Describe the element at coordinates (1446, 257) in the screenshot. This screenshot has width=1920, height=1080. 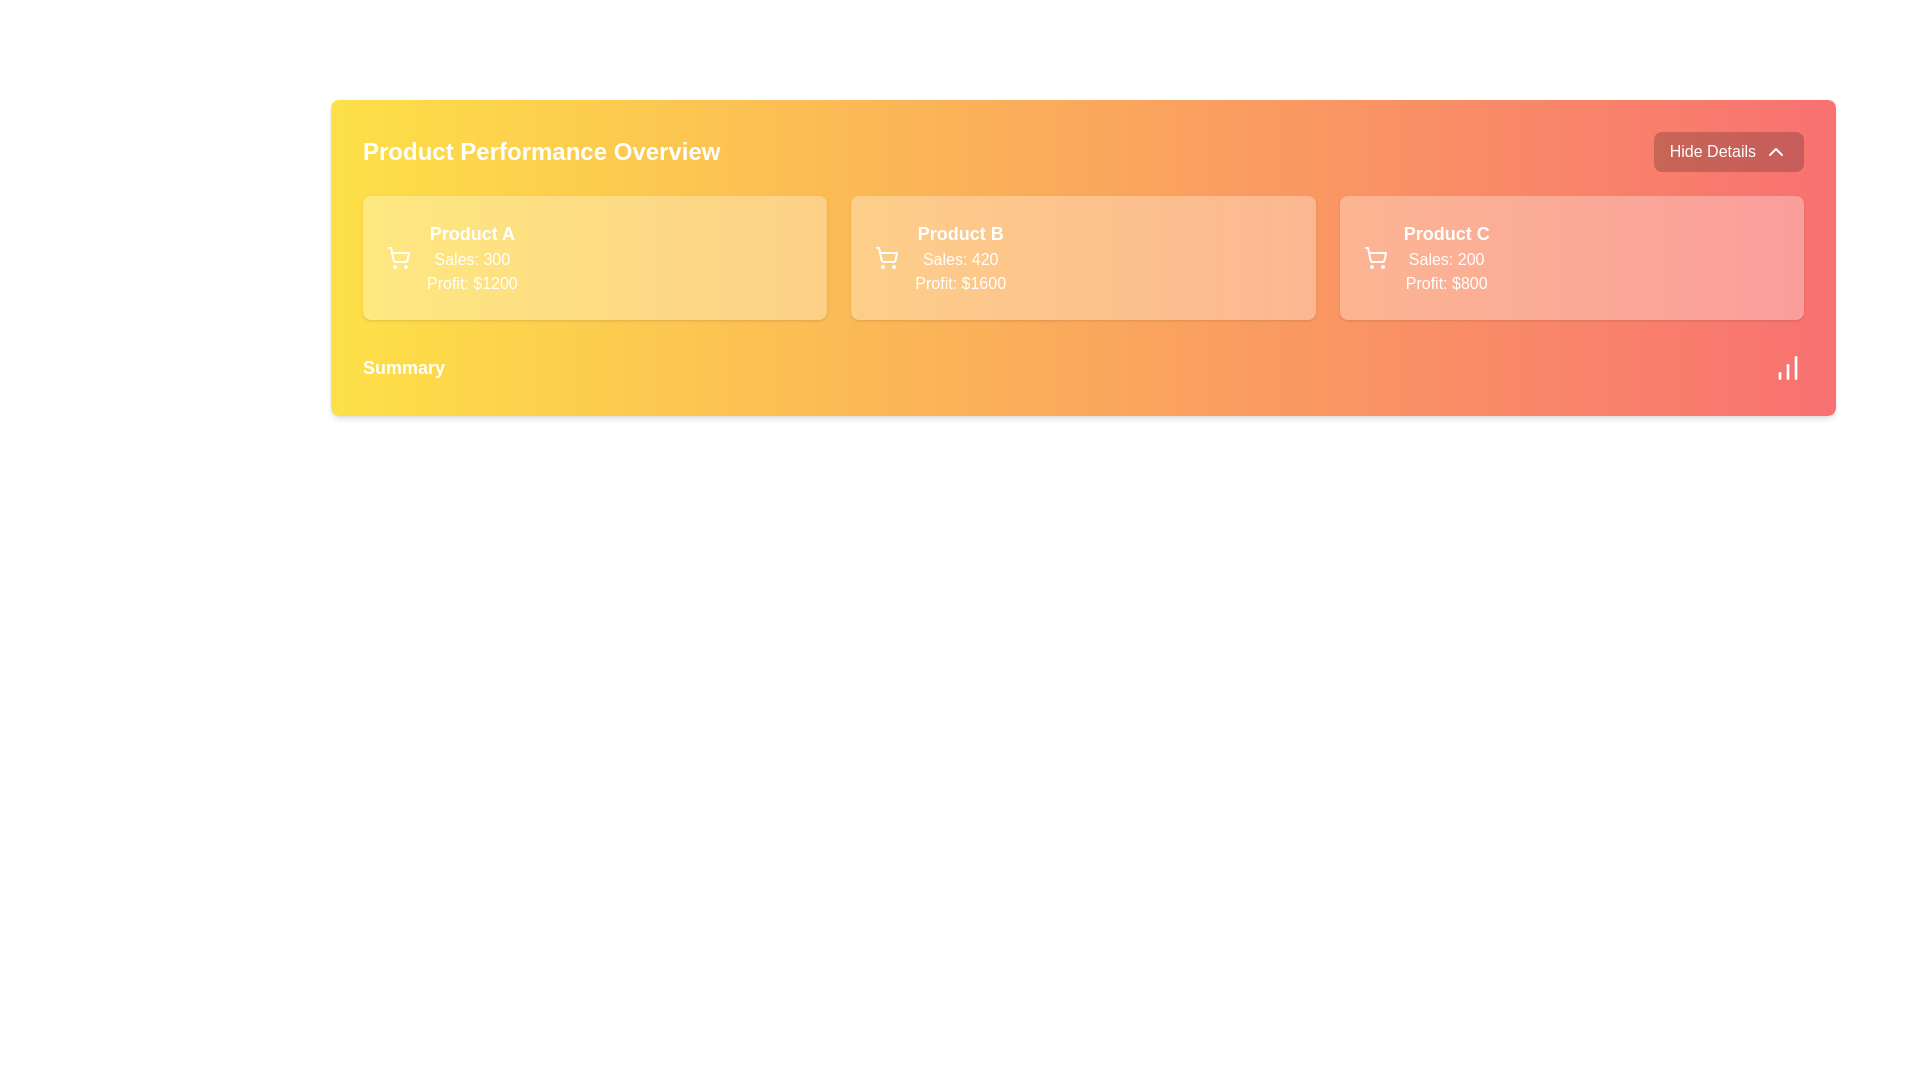
I see `the Informative card displaying information about 'Product C', which is the third card in a horizontal sequence, to potentially reveal further interactions` at that location.